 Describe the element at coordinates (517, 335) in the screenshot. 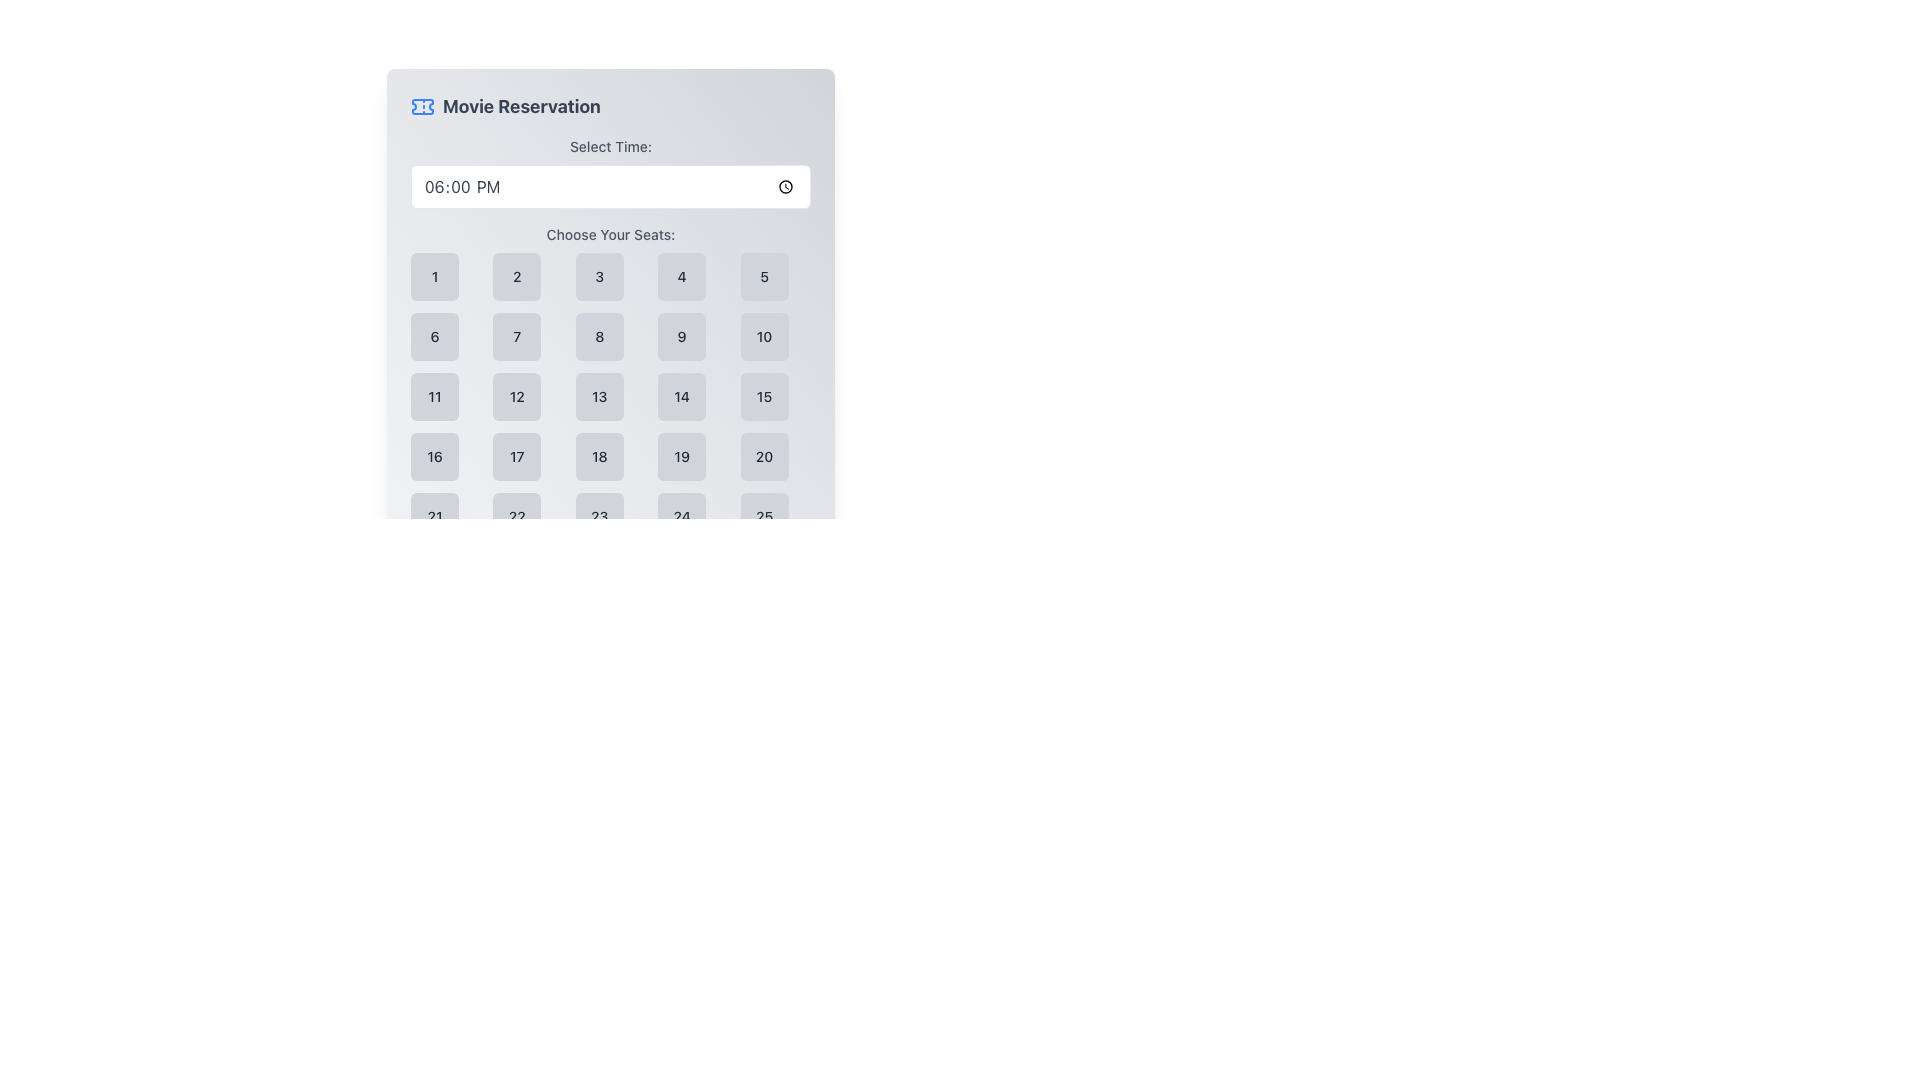

I see `the button representing the number '7' in the seat selection grid` at that location.